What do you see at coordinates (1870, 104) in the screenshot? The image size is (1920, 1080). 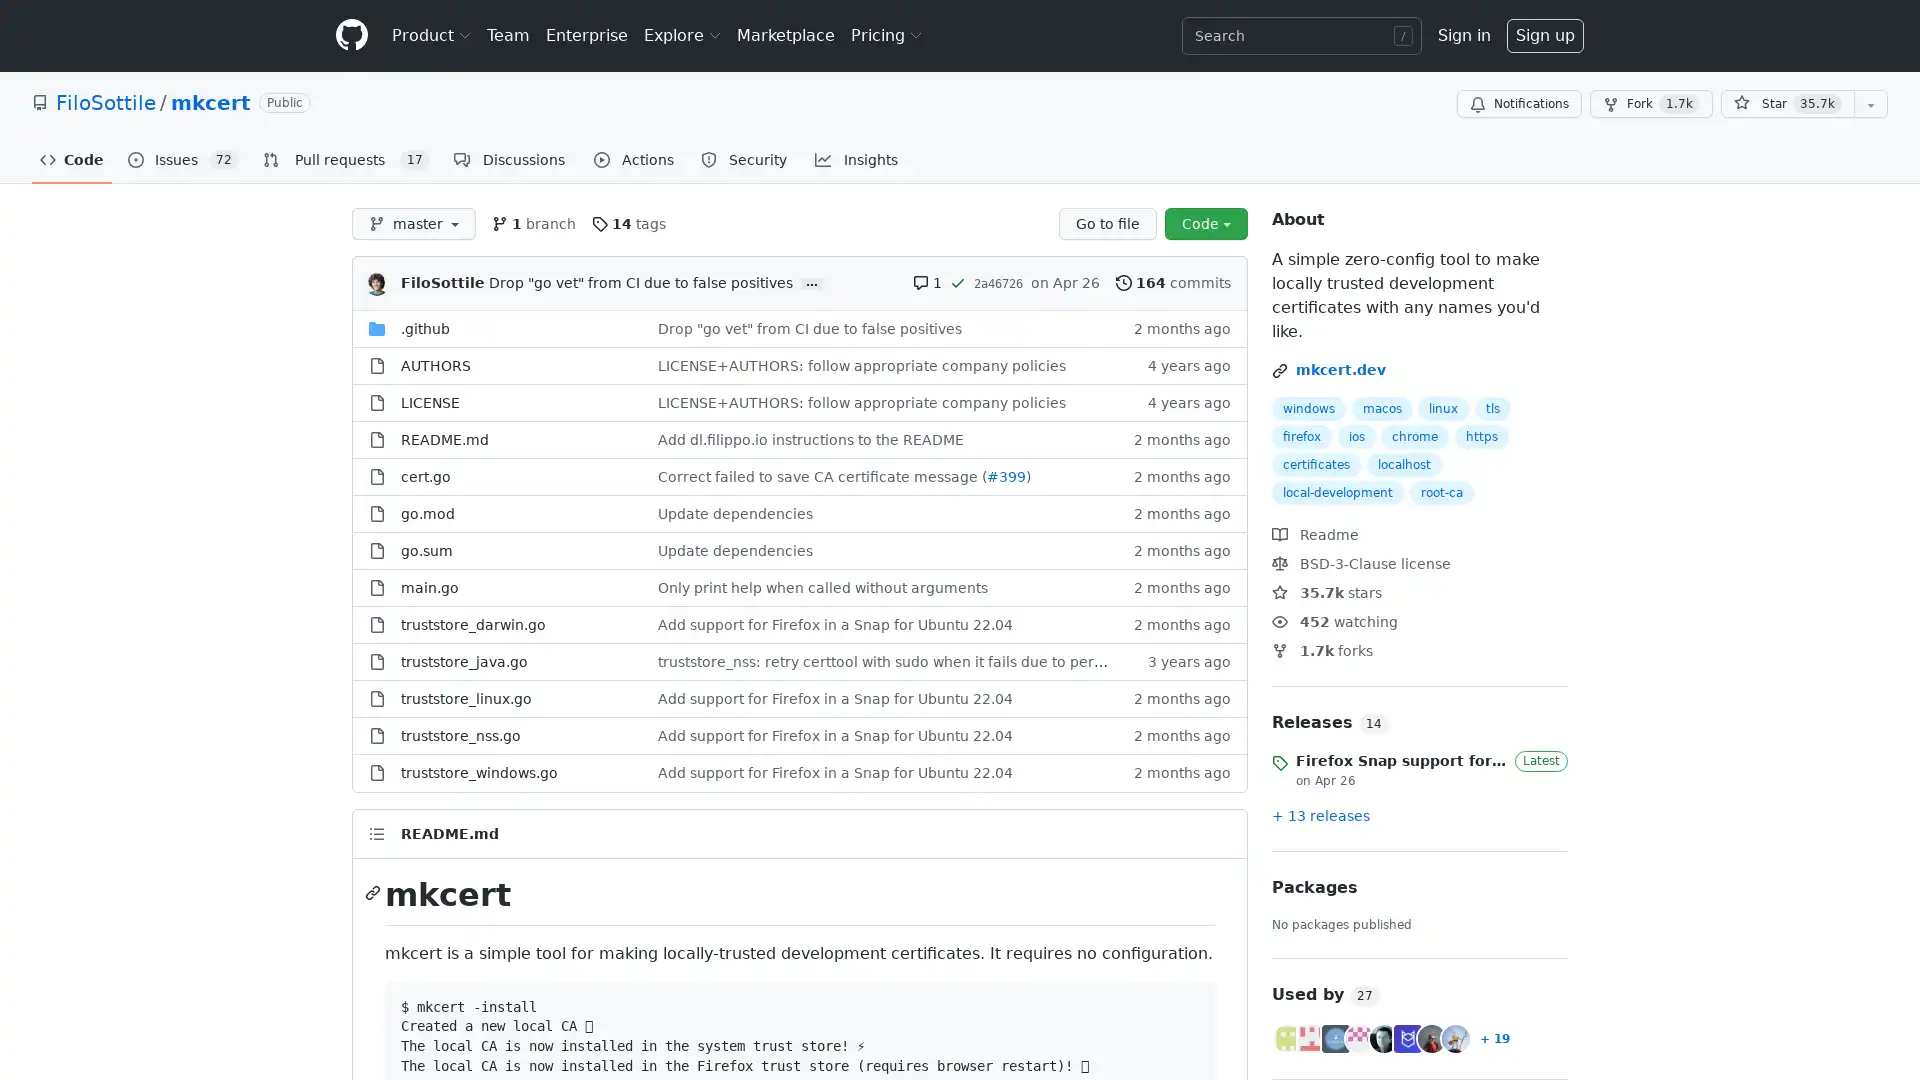 I see `You must be signed in to add this repository to a list` at bounding box center [1870, 104].